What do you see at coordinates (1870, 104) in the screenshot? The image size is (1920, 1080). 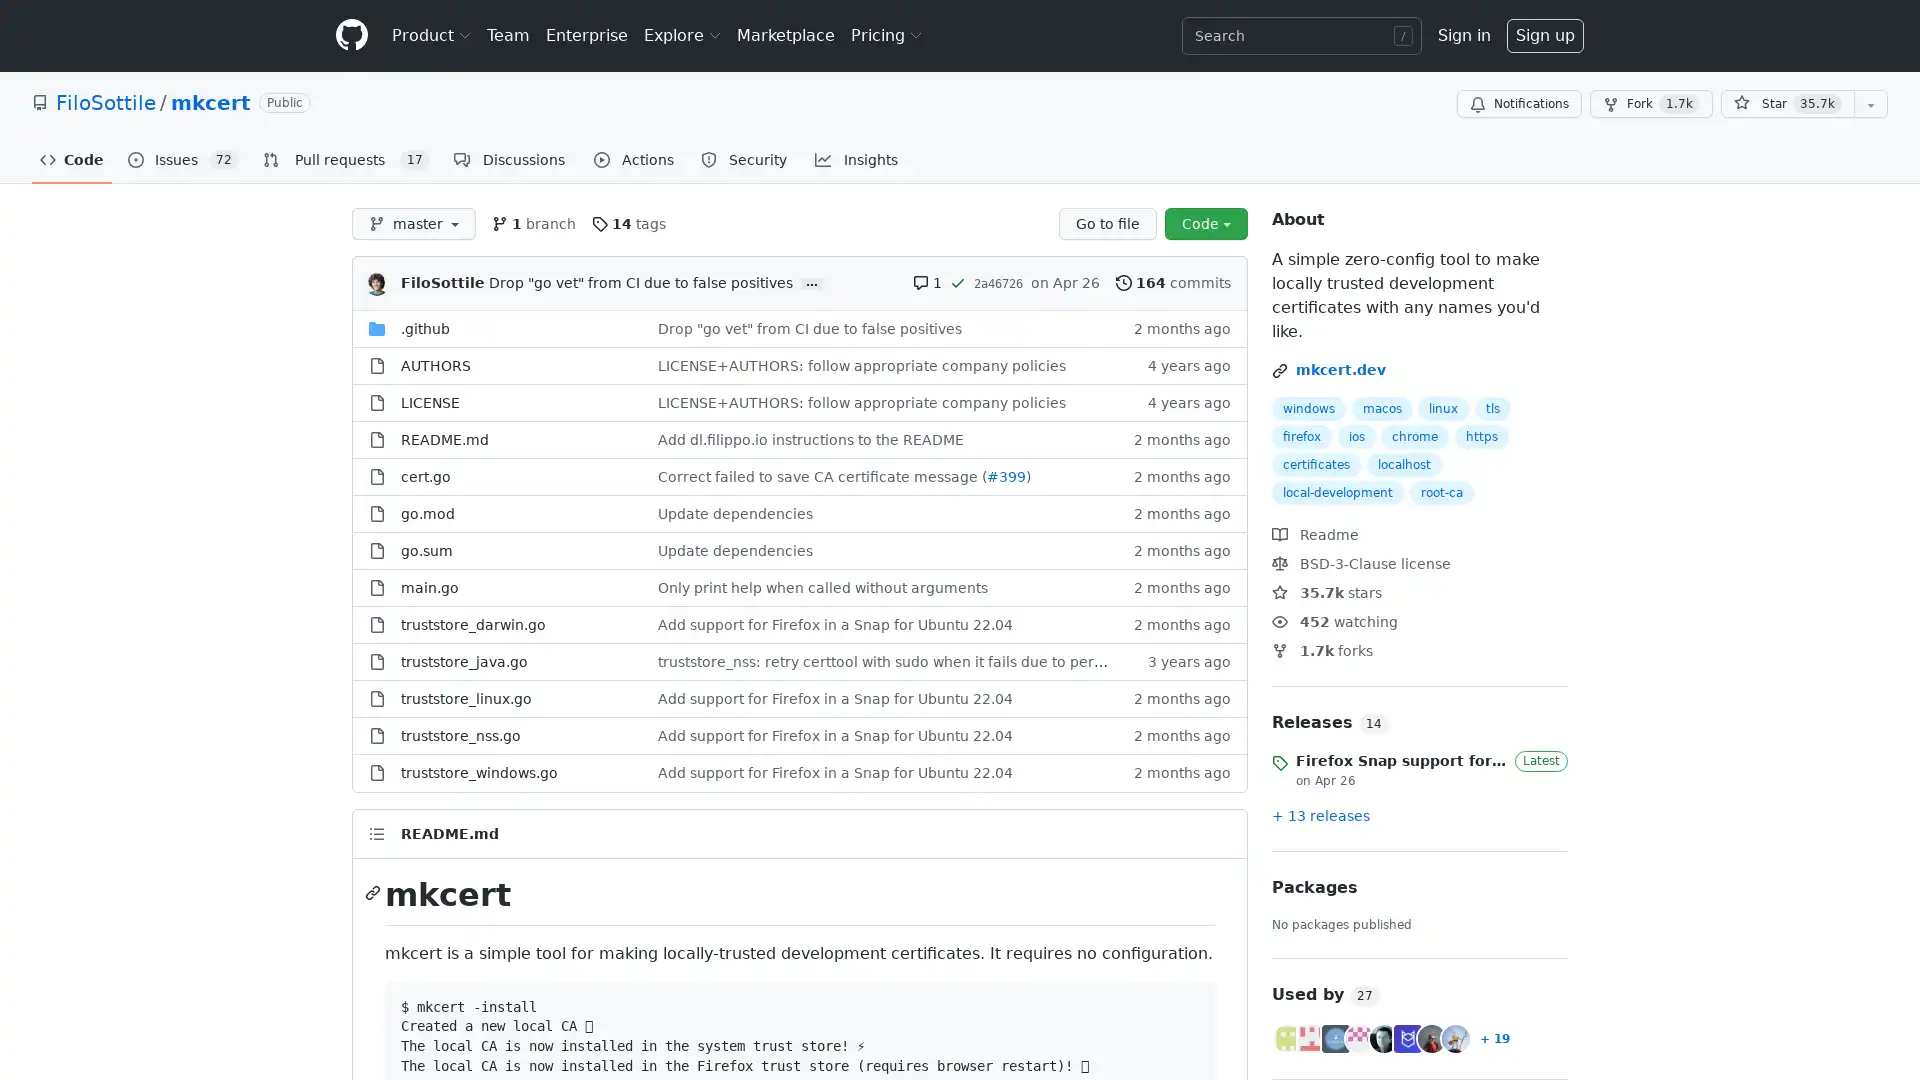 I see `You must be signed in to add this repository to a list` at bounding box center [1870, 104].